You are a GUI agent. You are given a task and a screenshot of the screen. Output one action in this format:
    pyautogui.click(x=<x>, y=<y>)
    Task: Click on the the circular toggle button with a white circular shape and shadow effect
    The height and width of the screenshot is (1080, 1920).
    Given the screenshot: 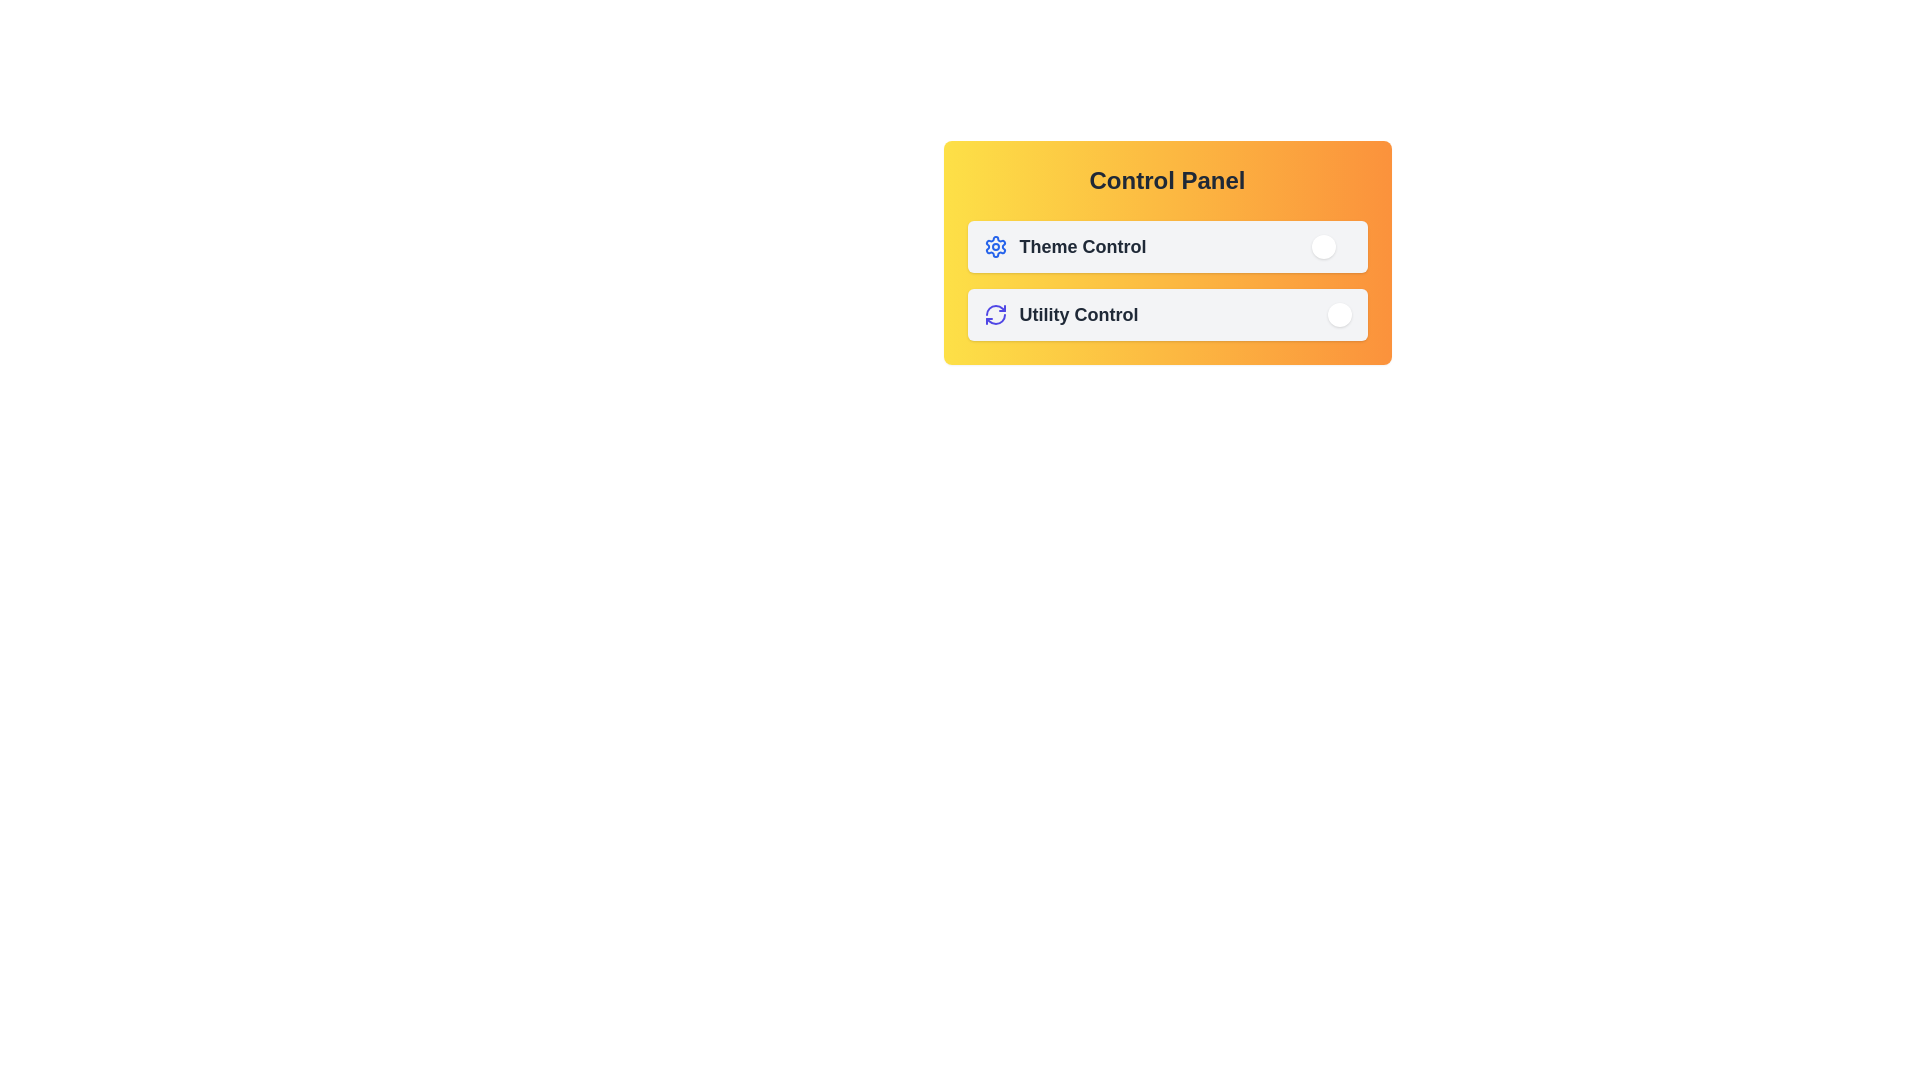 What is the action you would take?
    pyautogui.click(x=1323, y=245)
    